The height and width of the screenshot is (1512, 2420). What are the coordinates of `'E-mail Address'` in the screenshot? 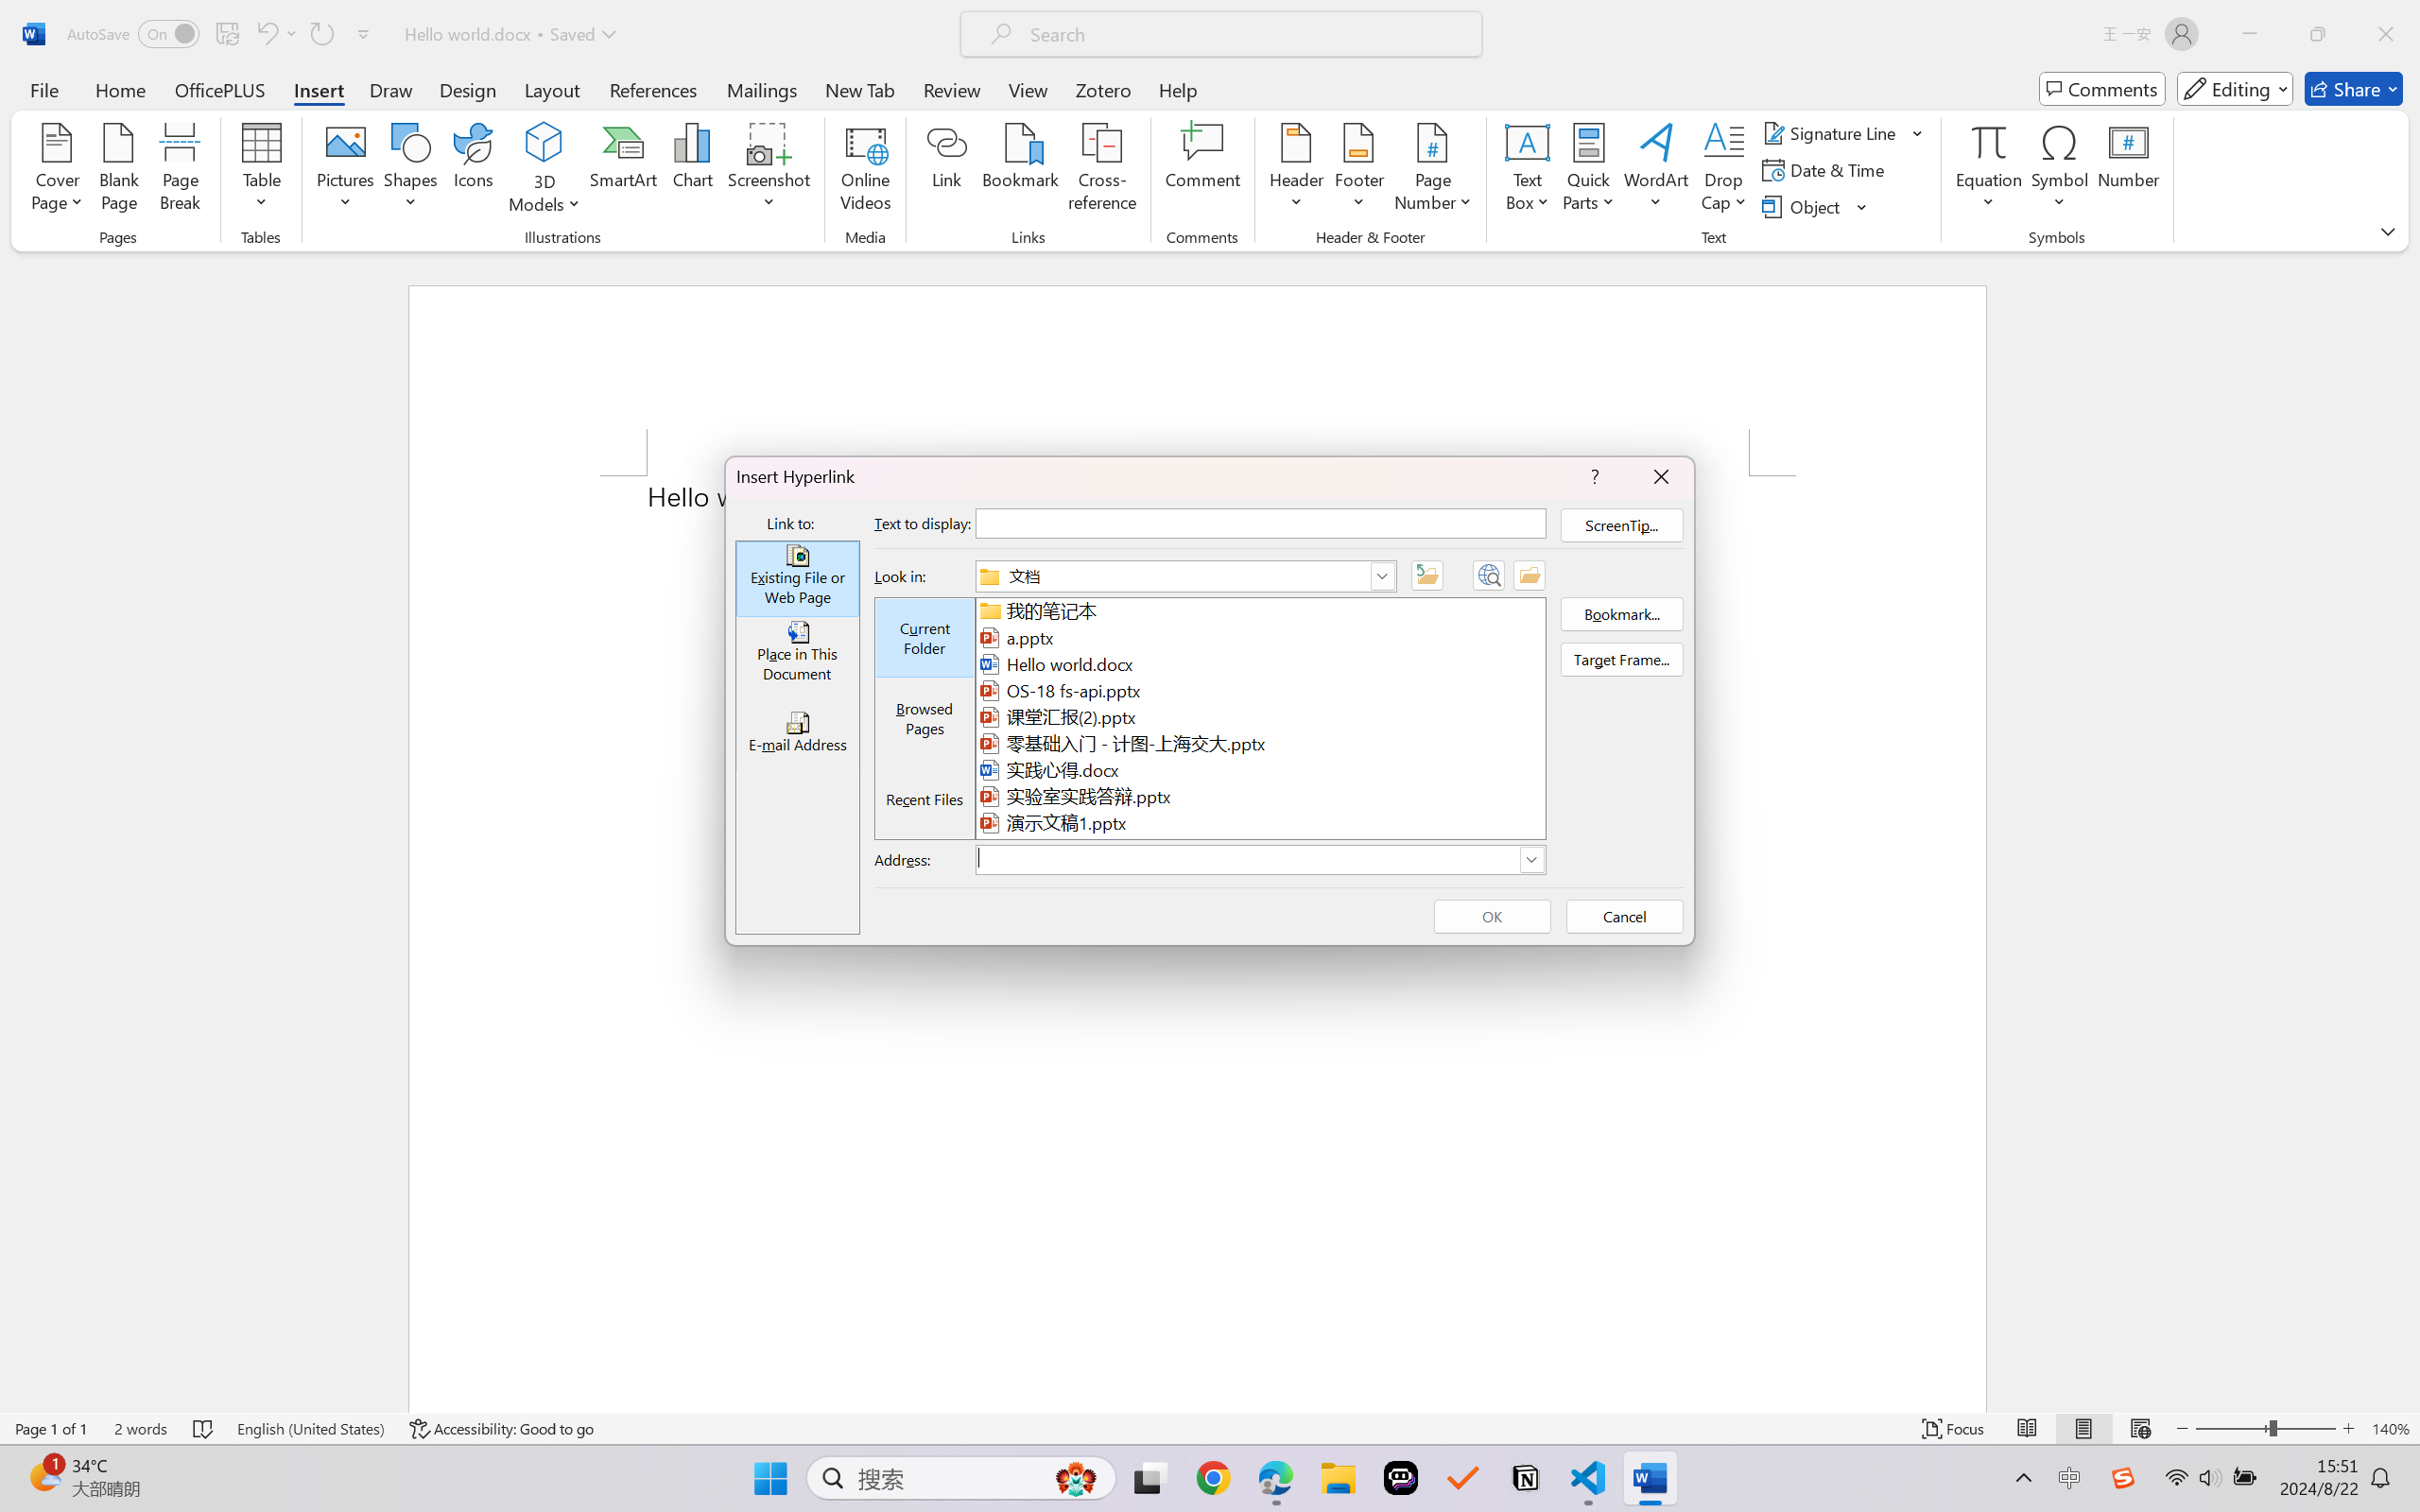 It's located at (797, 732).